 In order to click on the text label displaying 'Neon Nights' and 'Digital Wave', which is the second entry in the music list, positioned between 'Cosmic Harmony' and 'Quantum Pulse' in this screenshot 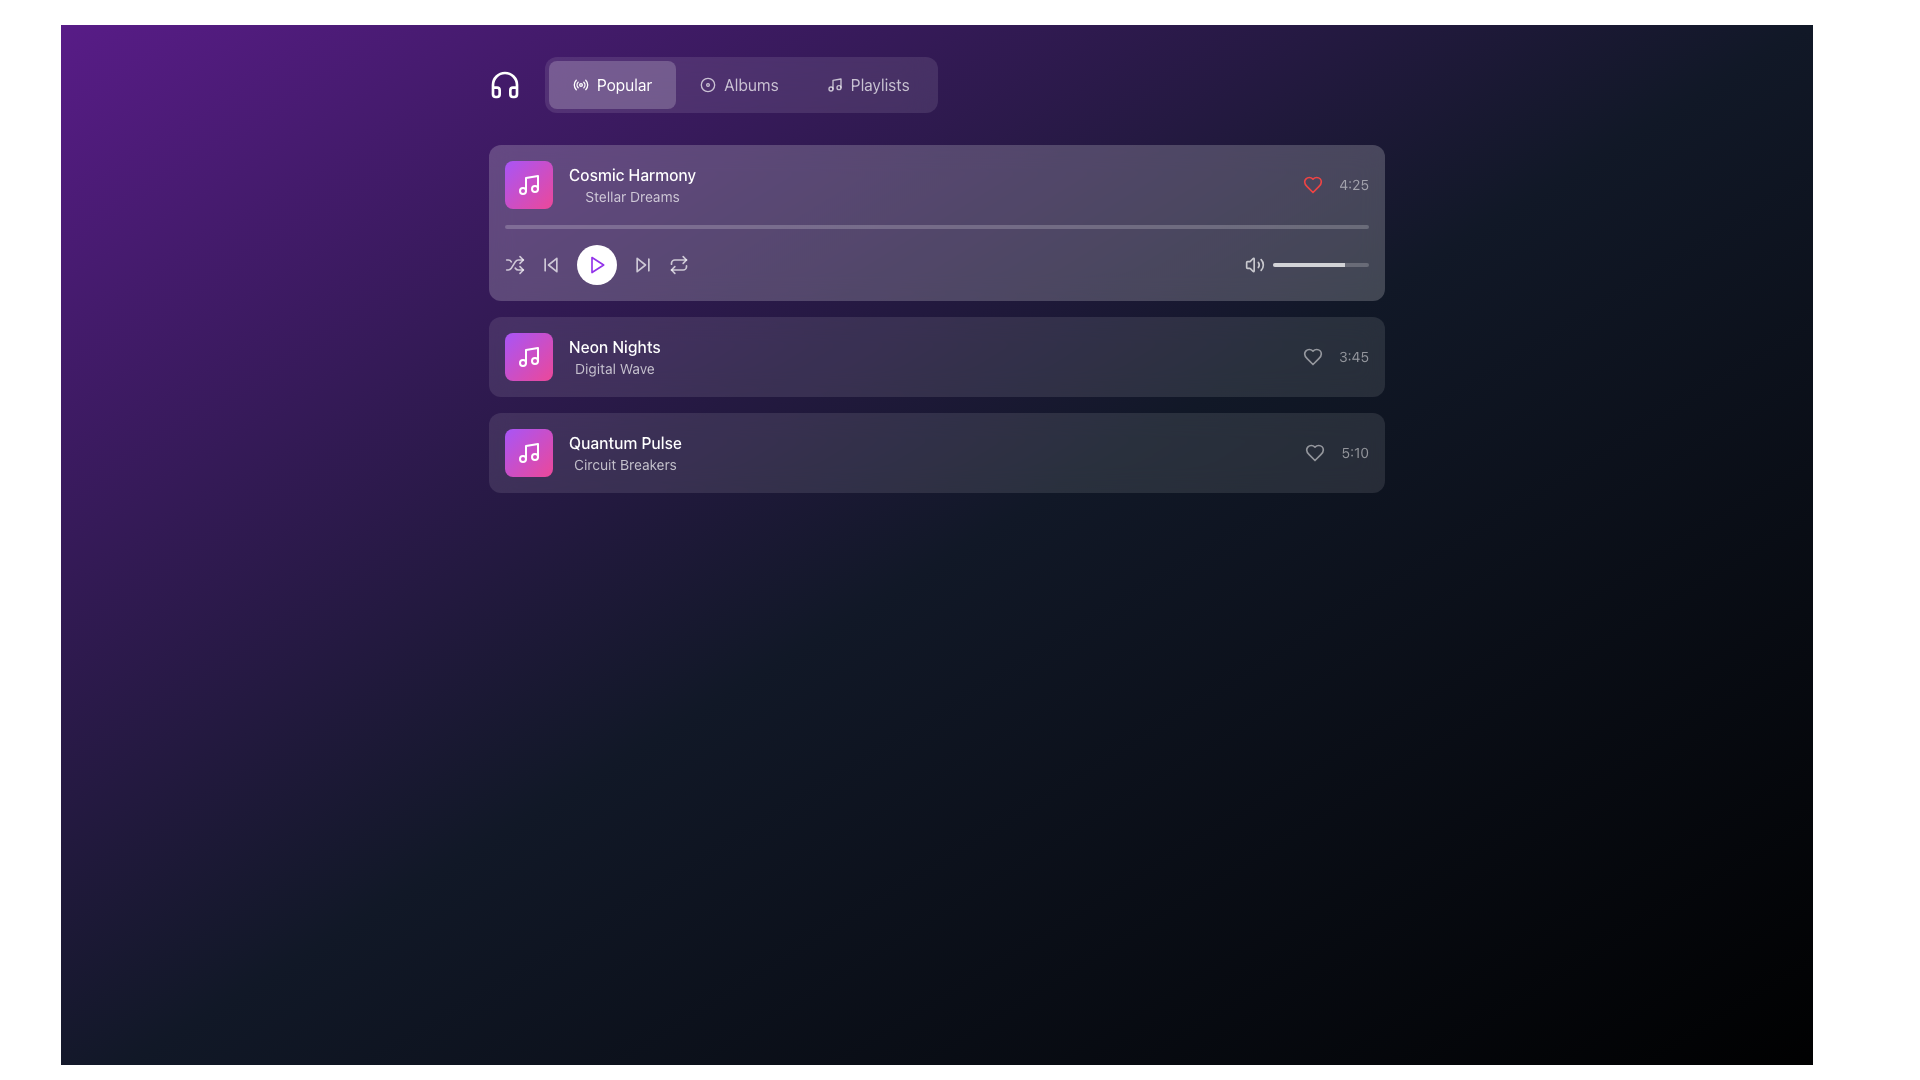, I will do `click(613, 356)`.